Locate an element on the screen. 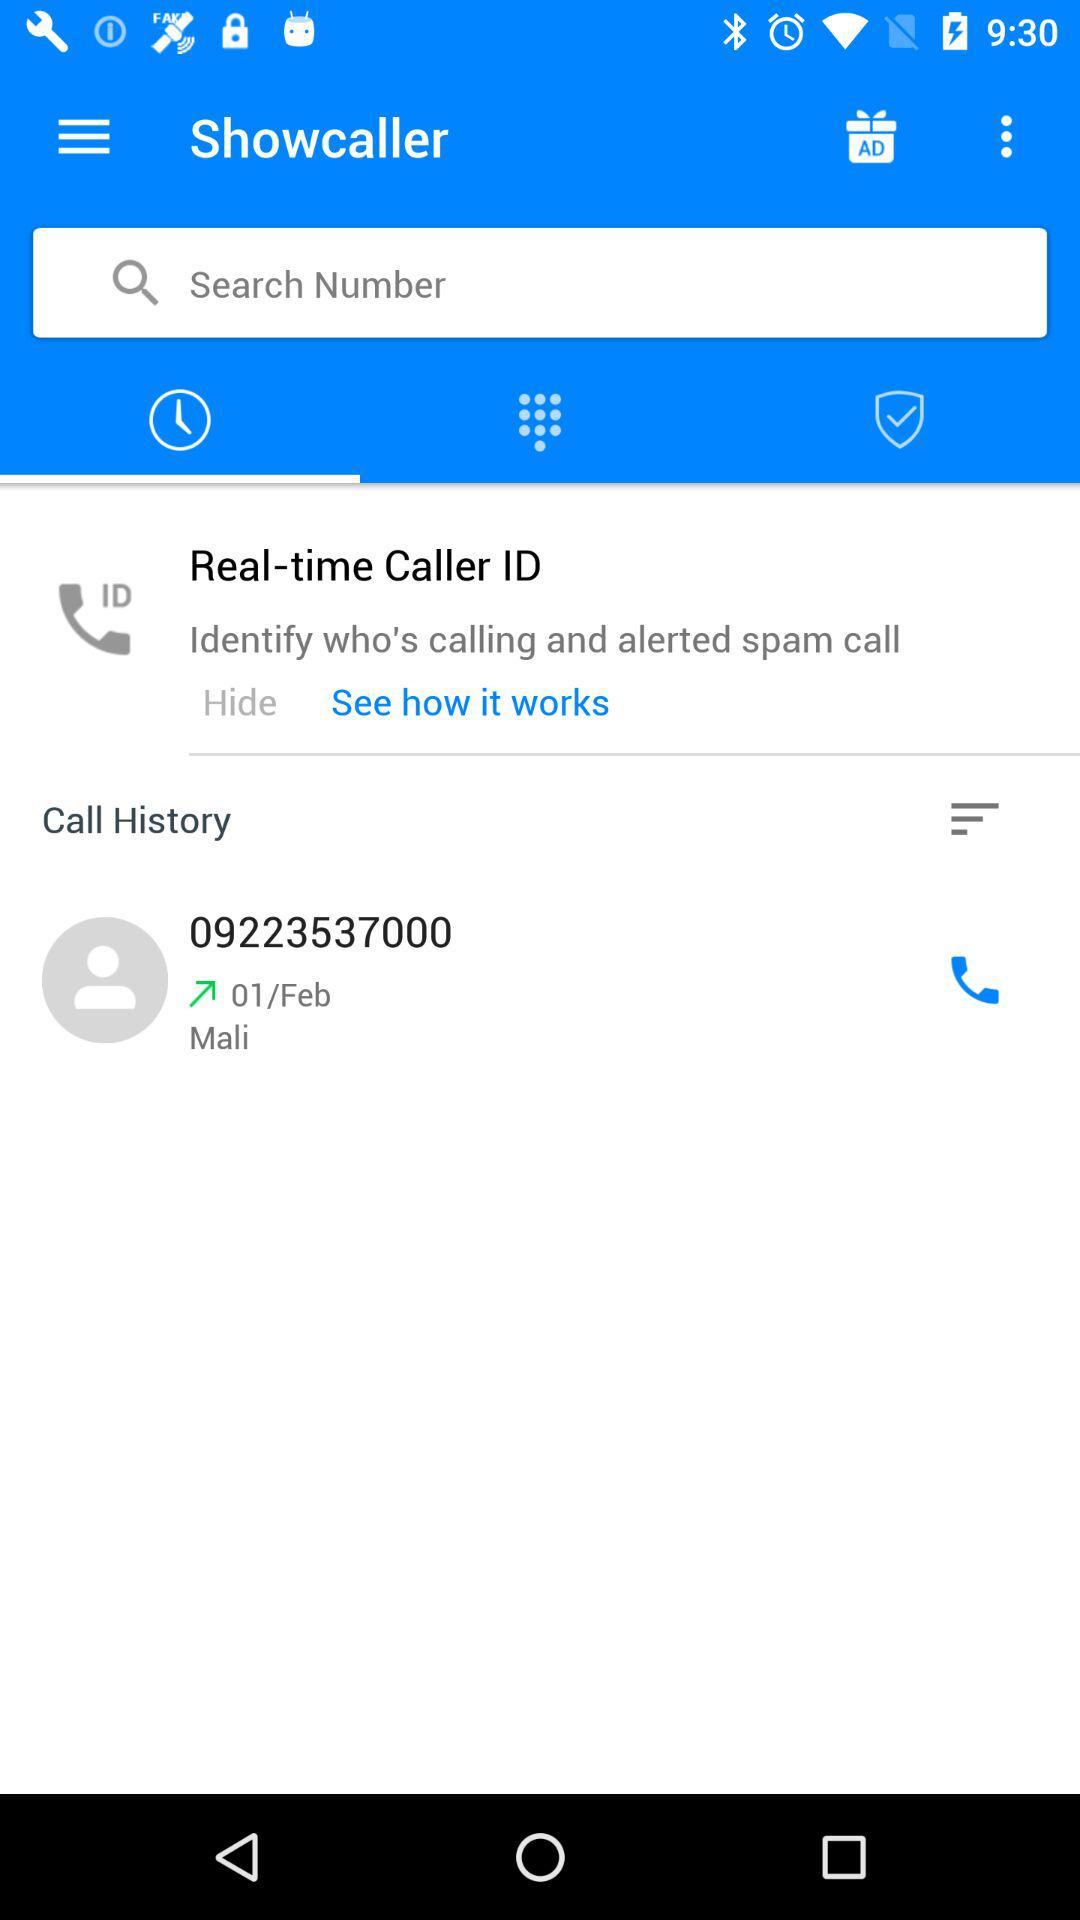 This screenshot has height=1920, width=1080. see more options is located at coordinates (1006, 135).